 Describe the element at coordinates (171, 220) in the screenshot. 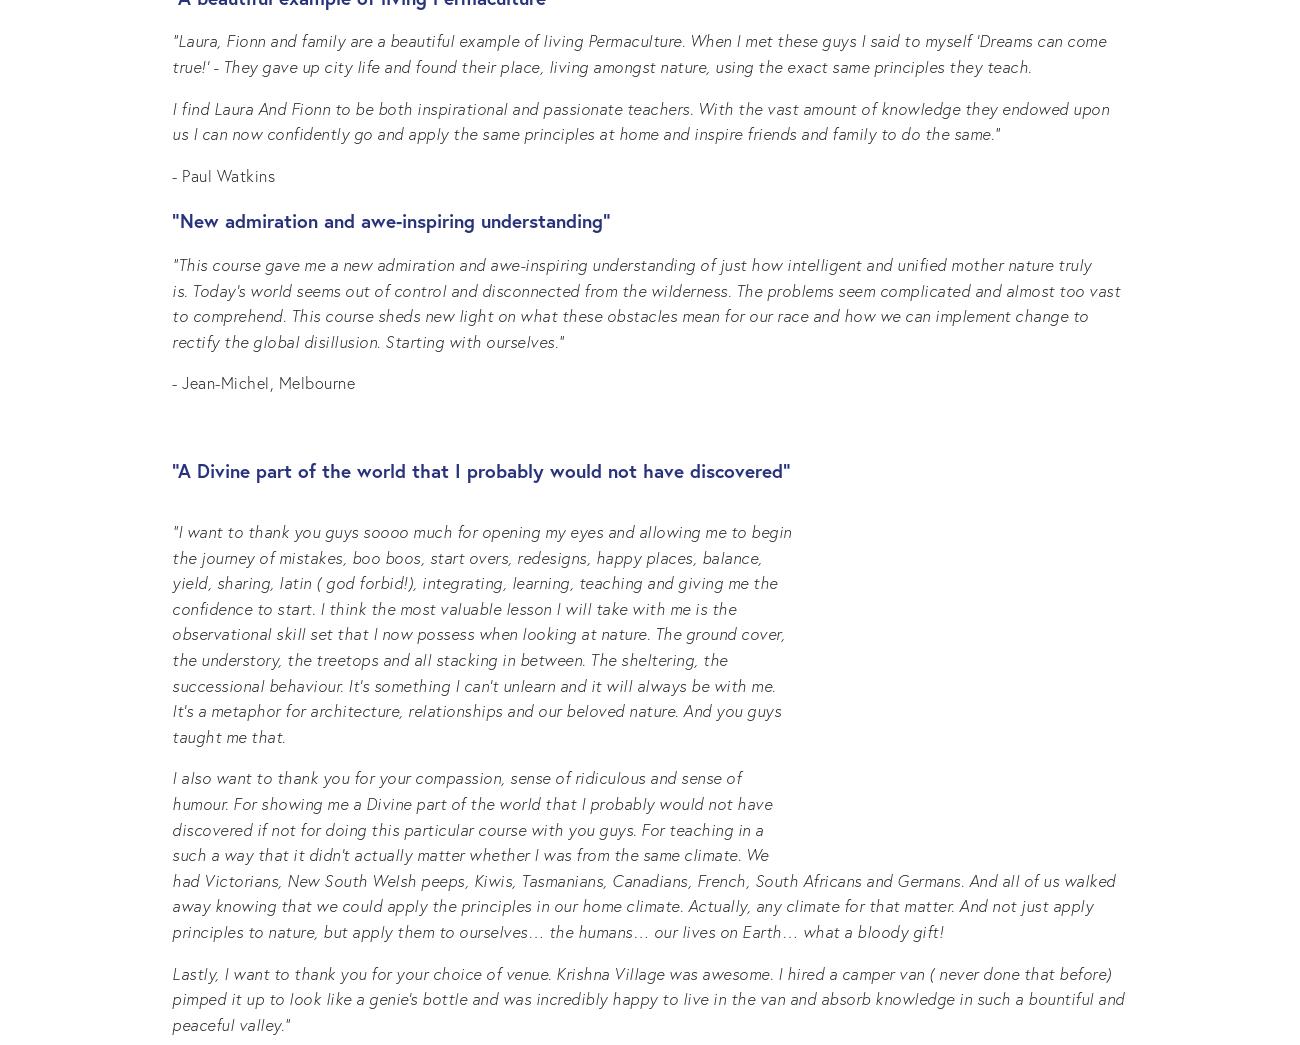

I see `'“New admiration and awe-inspiring understanding”'` at that location.